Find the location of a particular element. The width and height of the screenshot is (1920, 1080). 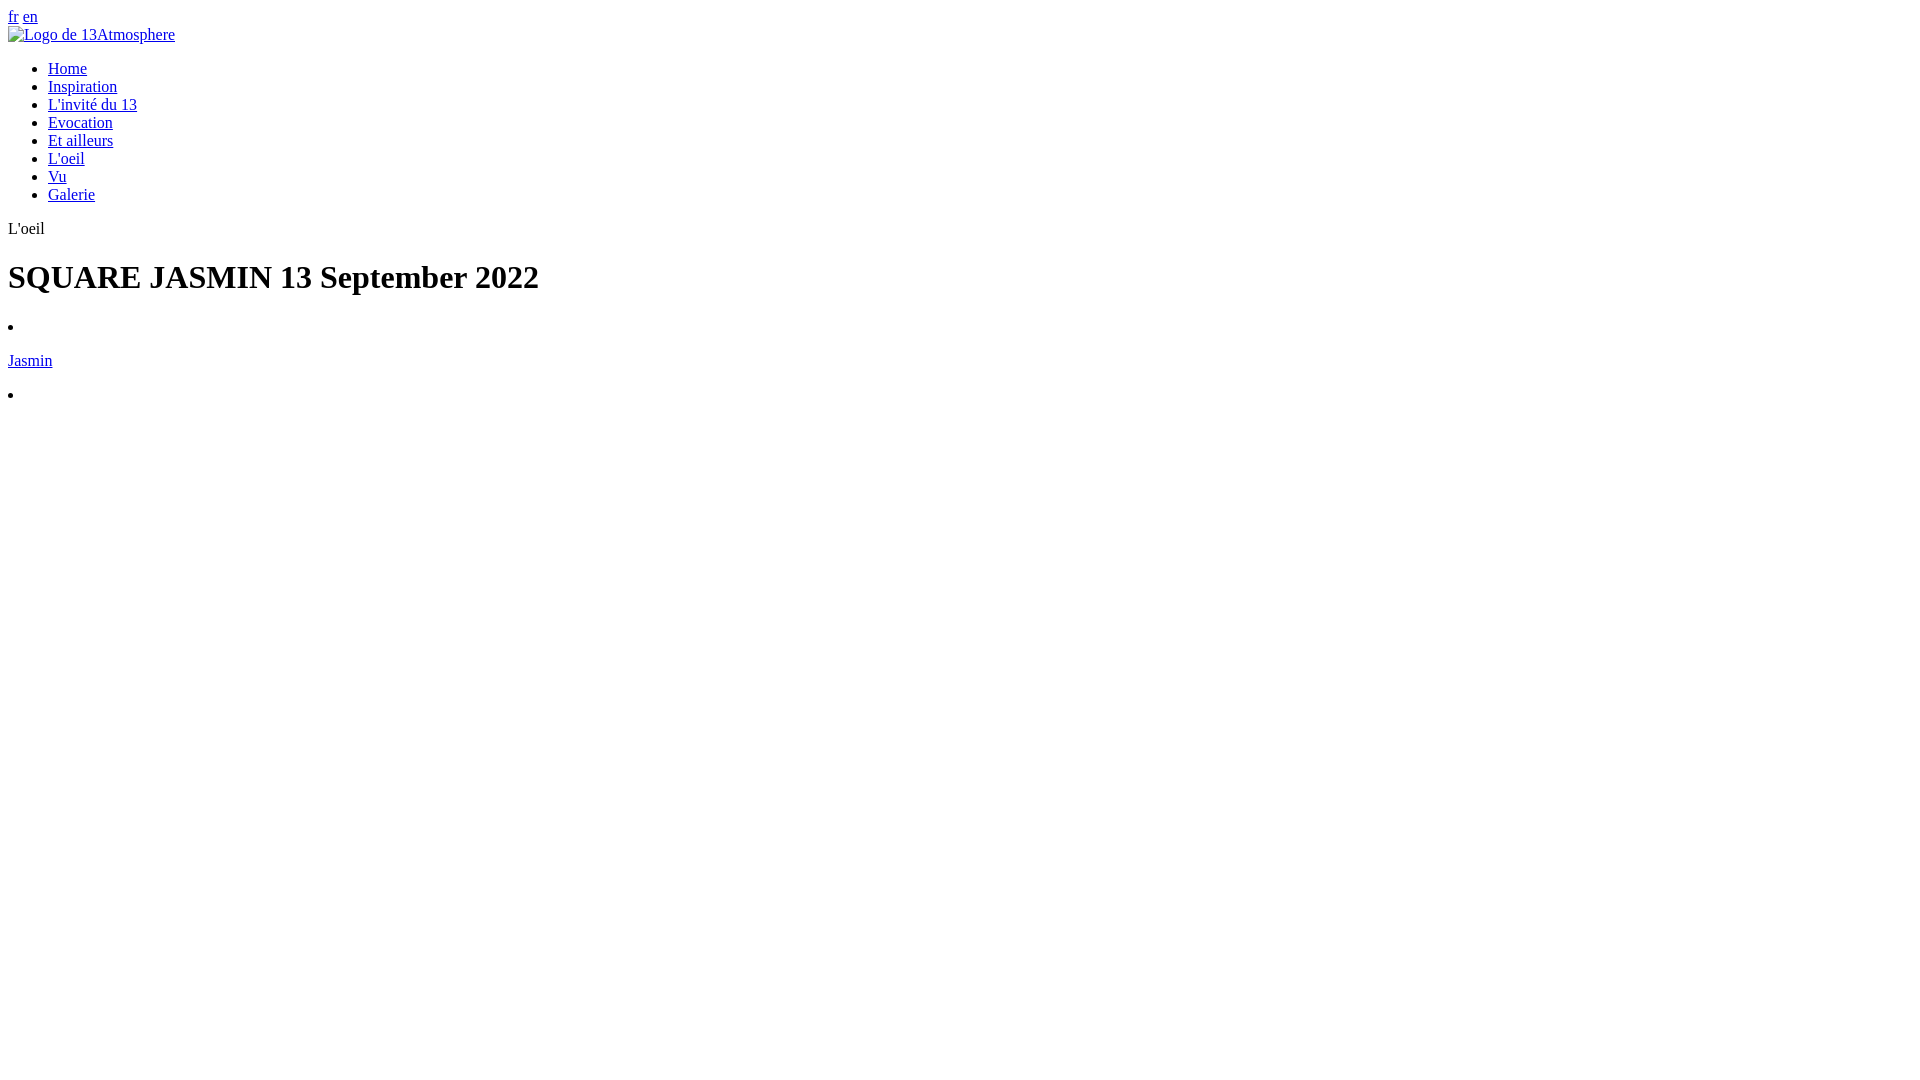

'Et ailleurs' is located at coordinates (80, 139).